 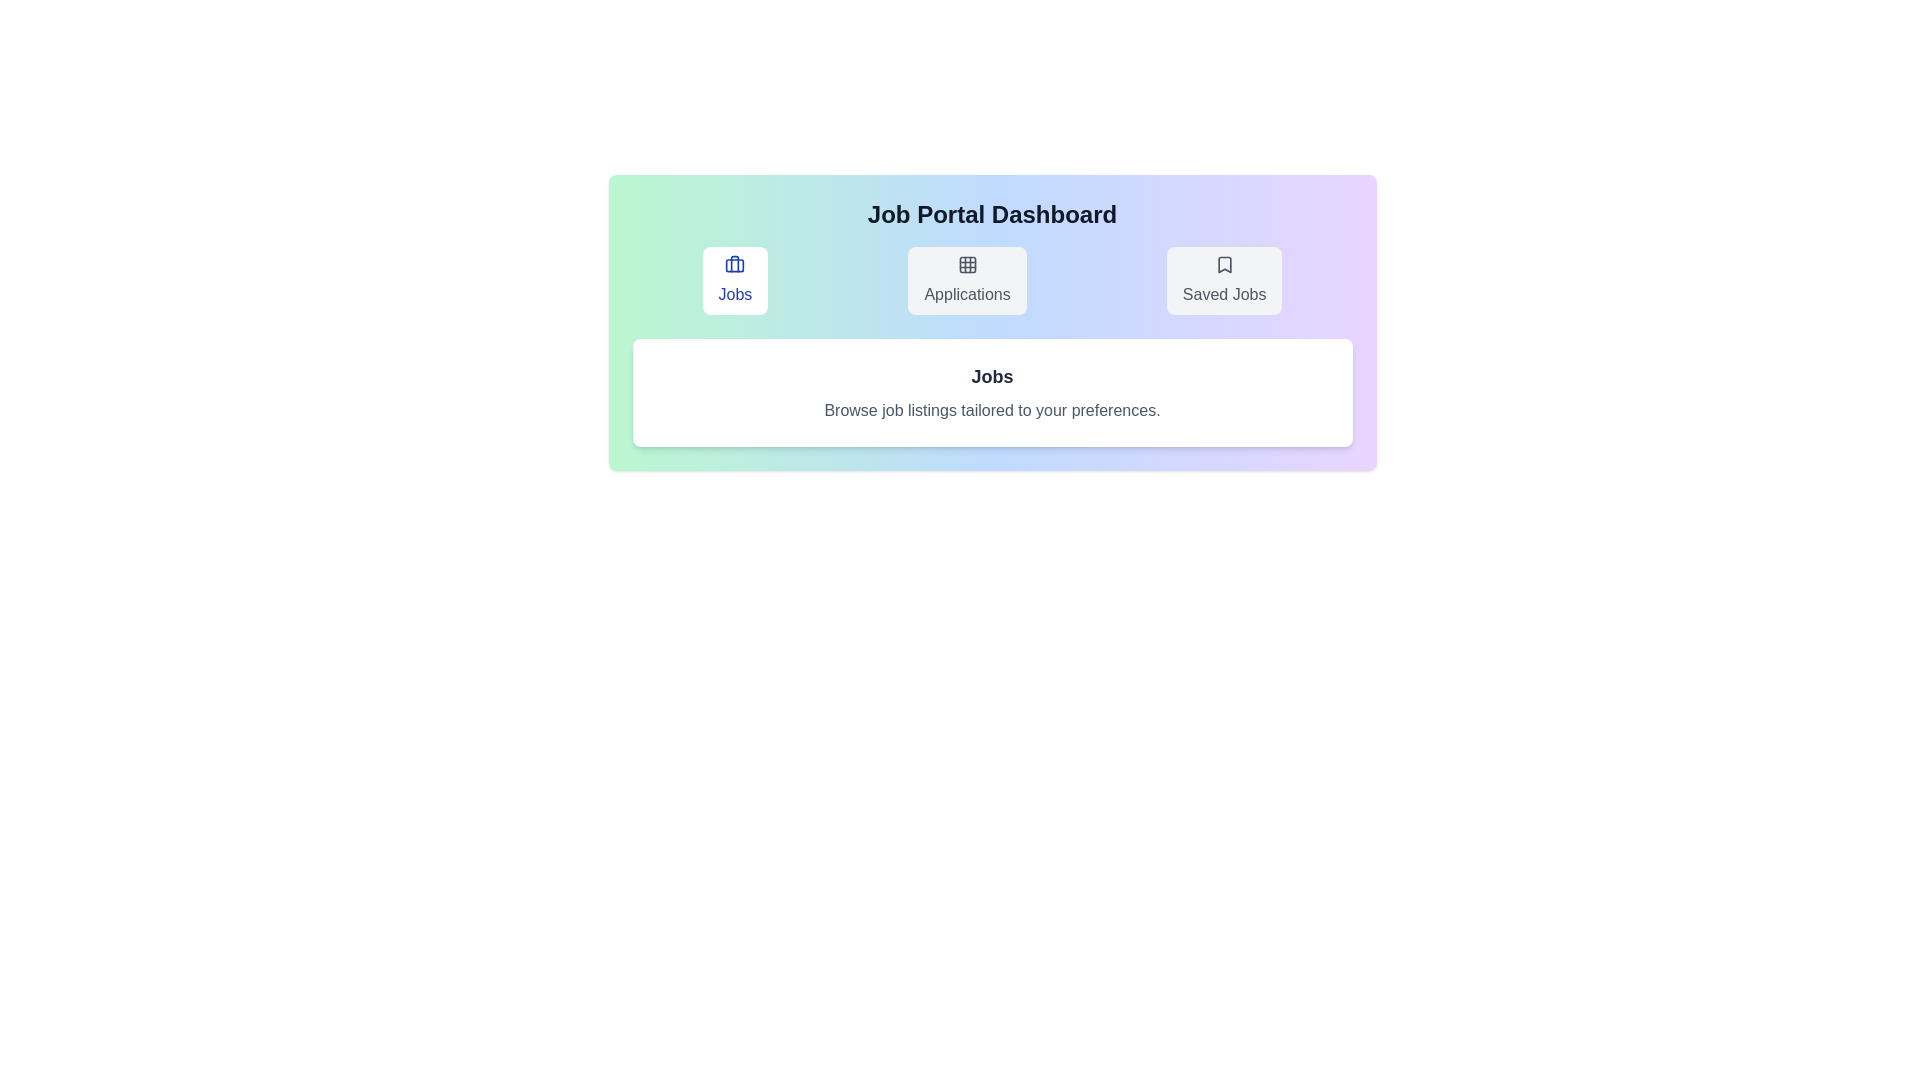 What do you see at coordinates (733, 281) in the screenshot?
I see `the tab labeled Jobs to activate its content` at bounding box center [733, 281].